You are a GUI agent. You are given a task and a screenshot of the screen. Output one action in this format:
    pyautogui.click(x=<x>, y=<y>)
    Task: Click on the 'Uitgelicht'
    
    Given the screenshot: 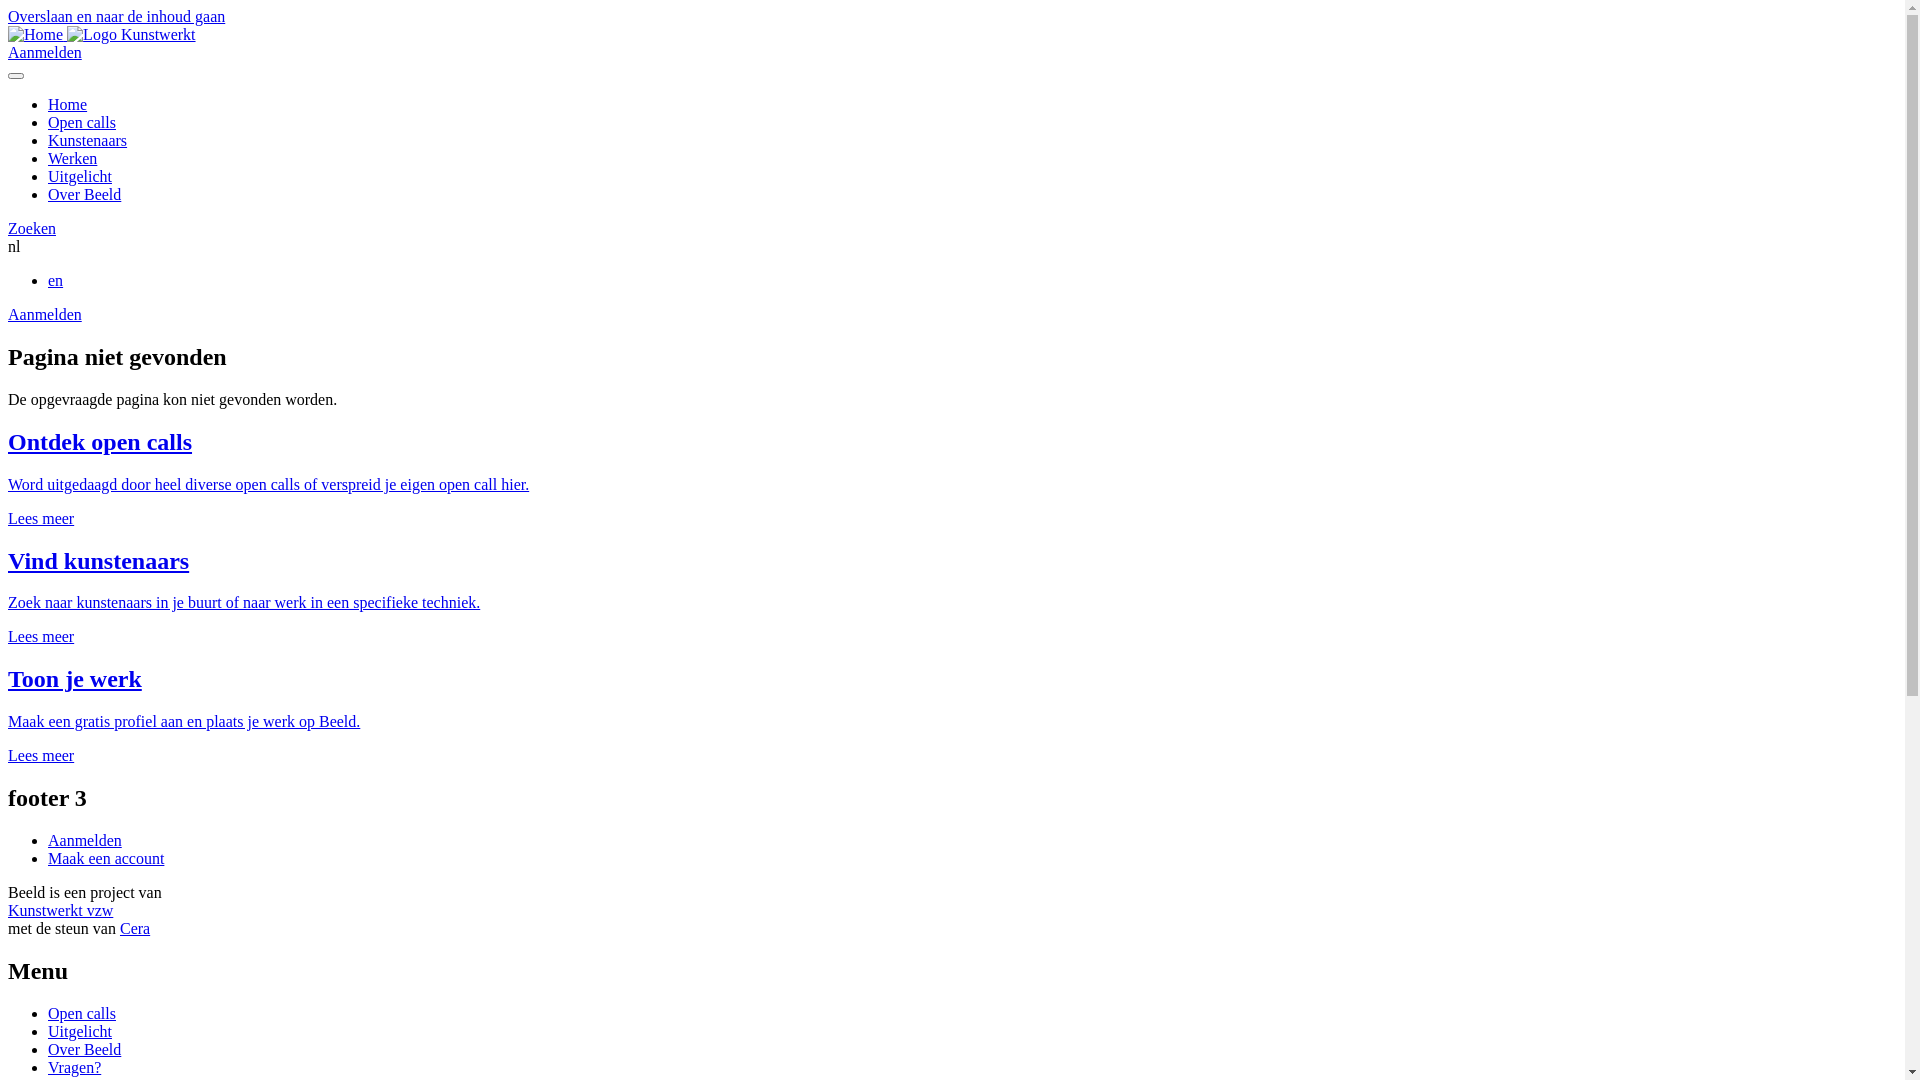 What is the action you would take?
    pyautogui.click(x=80, y=175)
    